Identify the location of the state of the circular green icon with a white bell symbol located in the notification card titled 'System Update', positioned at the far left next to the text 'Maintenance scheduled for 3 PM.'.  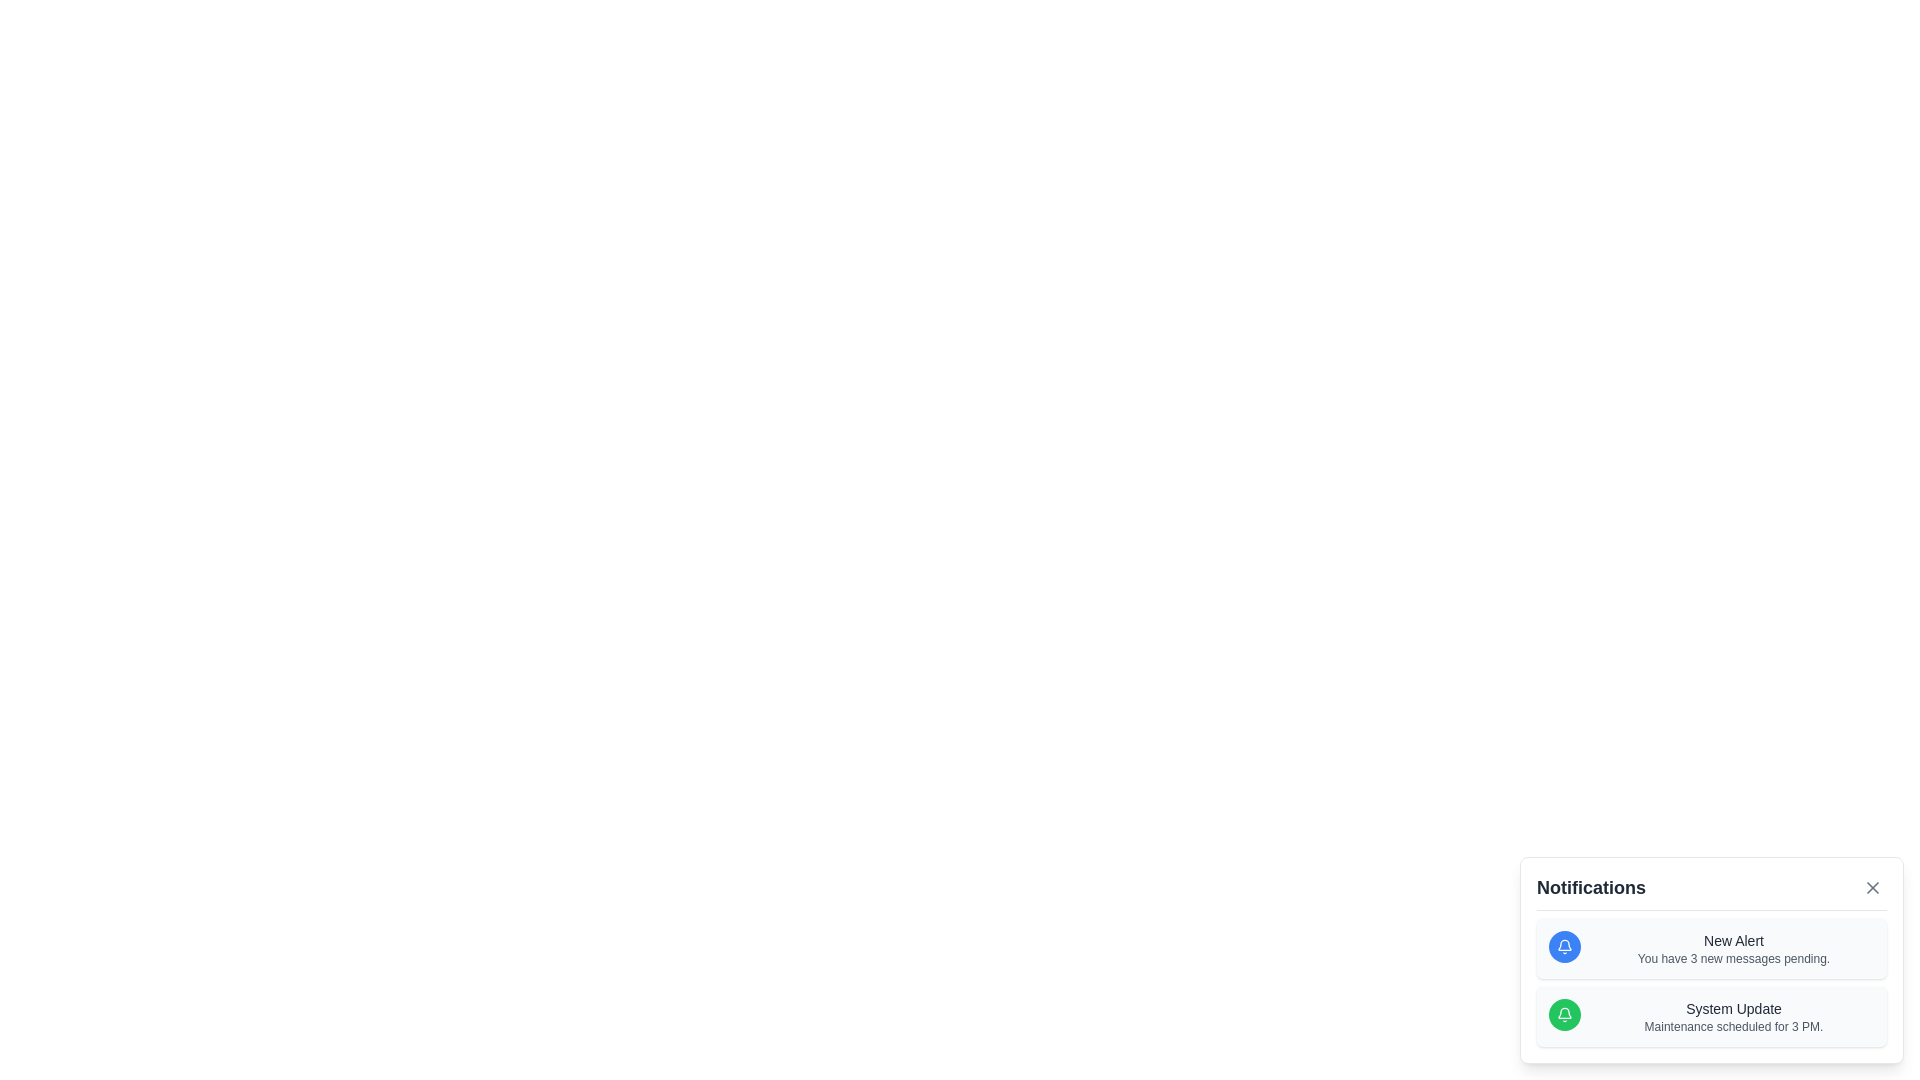
(1563, 1014).